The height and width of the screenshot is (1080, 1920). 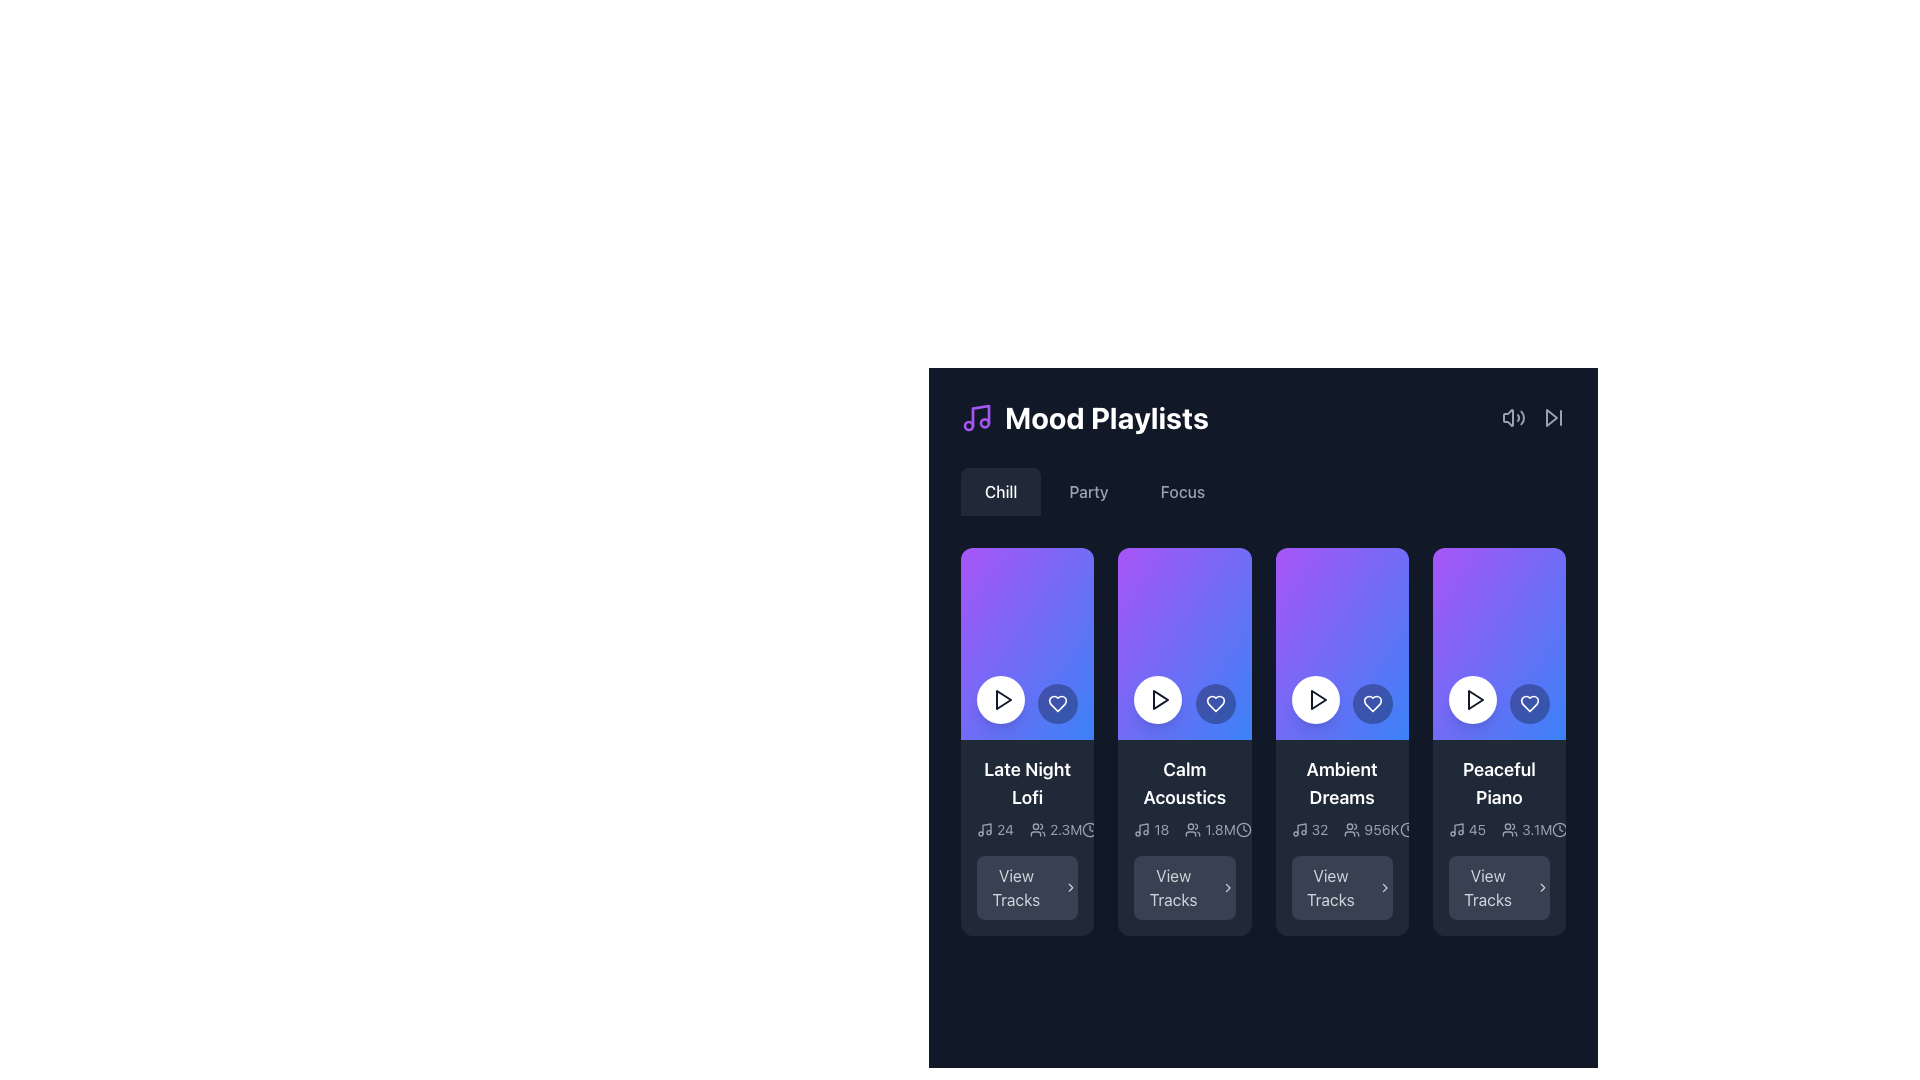 I want to click on the rightward-pointing arrow icon within the 'View Tracks' button of the 'Peaceful Piano' card to trigger any visual or interactive effects, so click(x=1541, y=886).